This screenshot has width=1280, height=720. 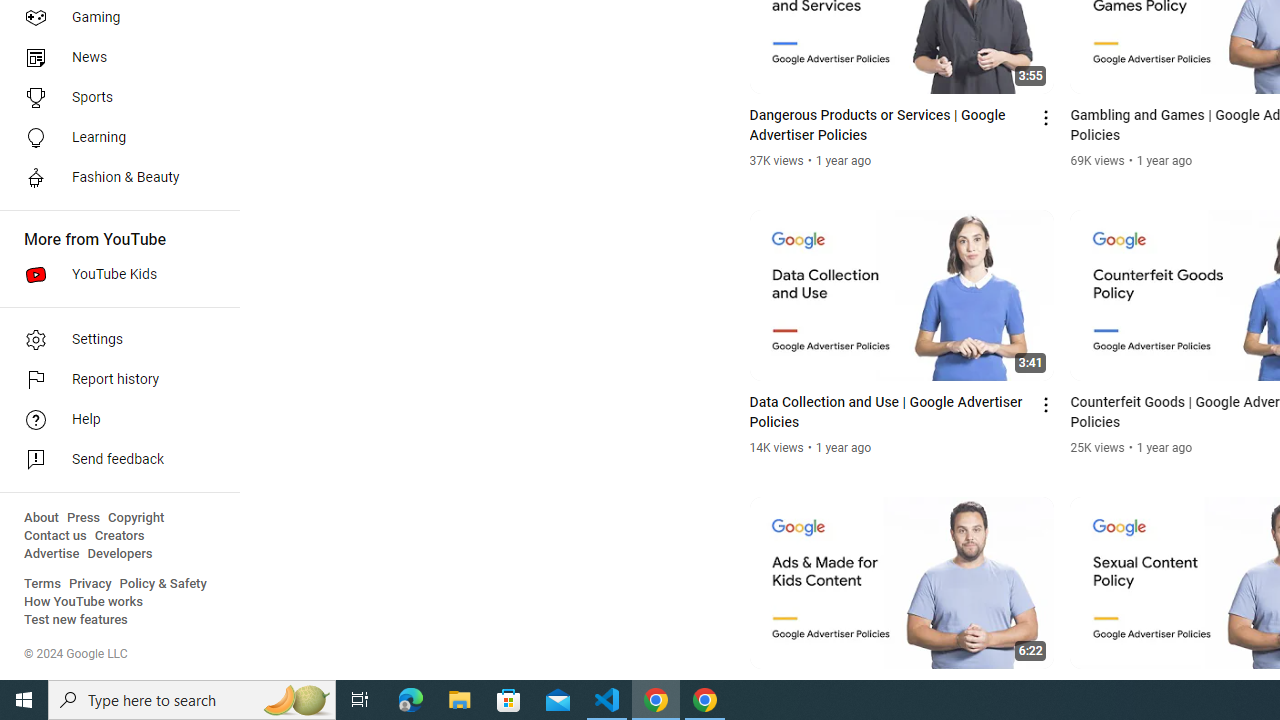 I want to click on 'Send feedback', so click(x=112, y=460).